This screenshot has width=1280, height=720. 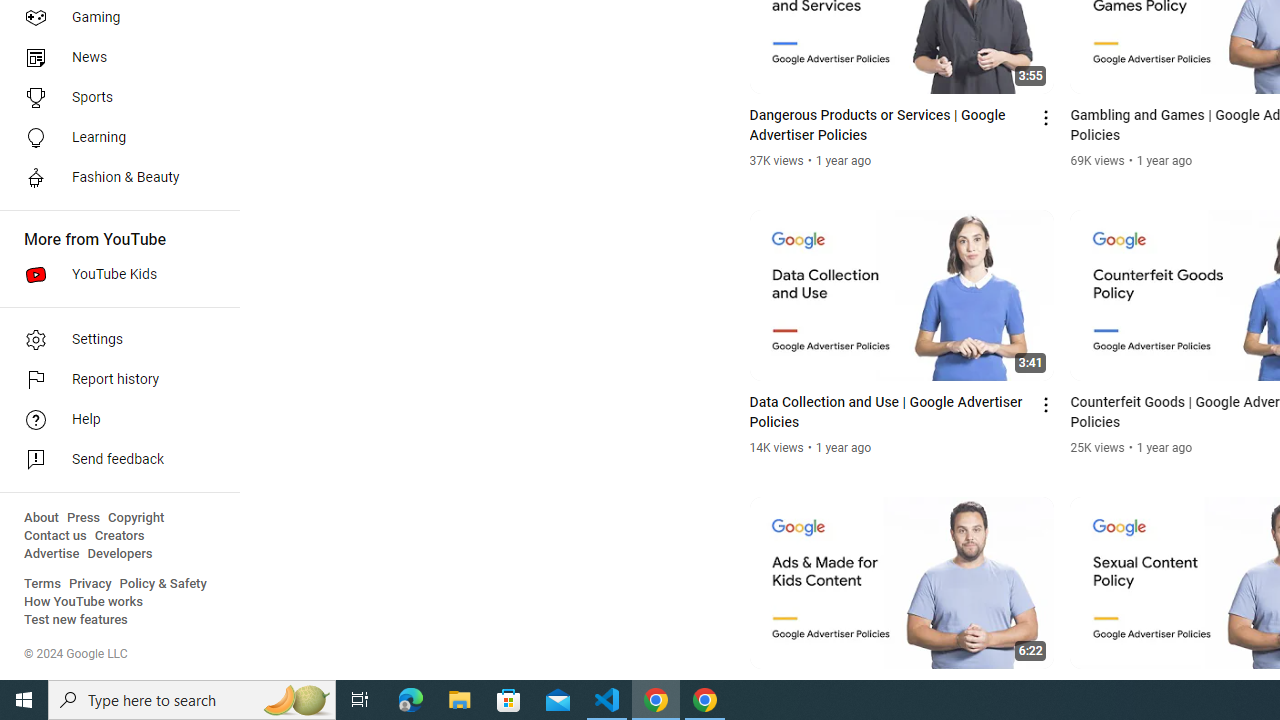 I want to click on 'Send feedback', so click(x=112, y=460).